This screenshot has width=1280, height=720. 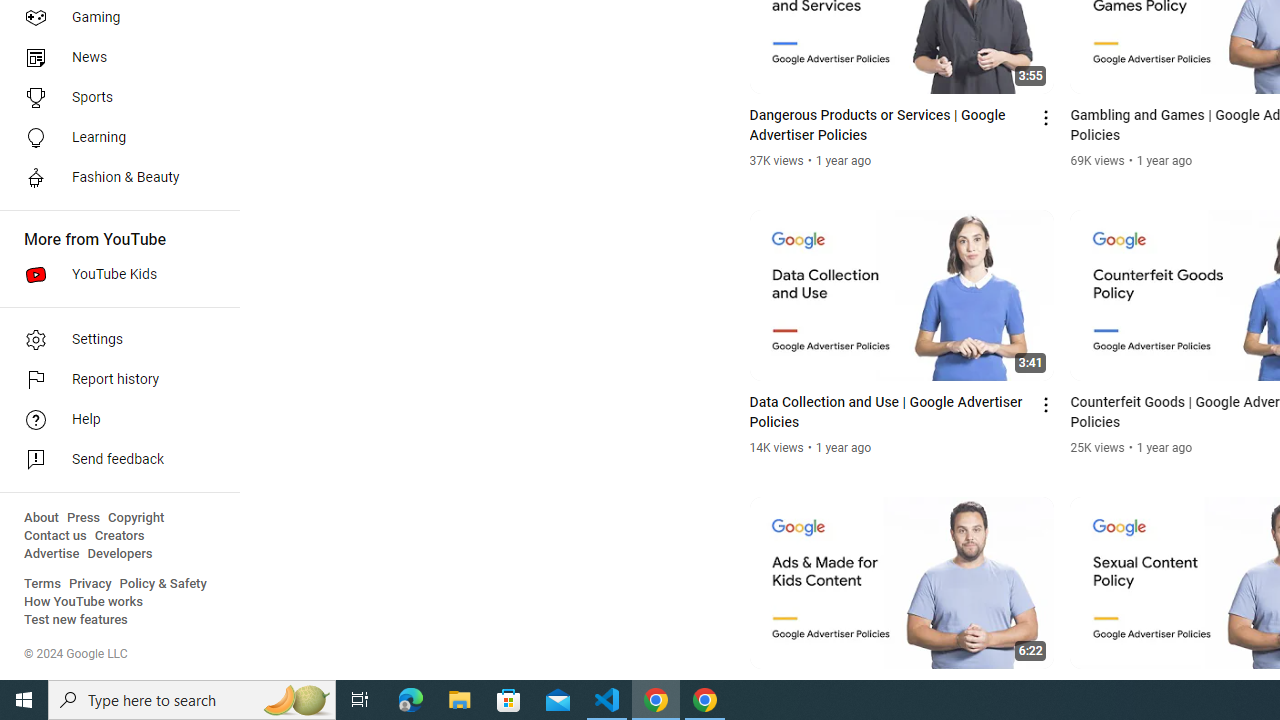 I want to click on 'Send feedback', so click(x=112, y=460).